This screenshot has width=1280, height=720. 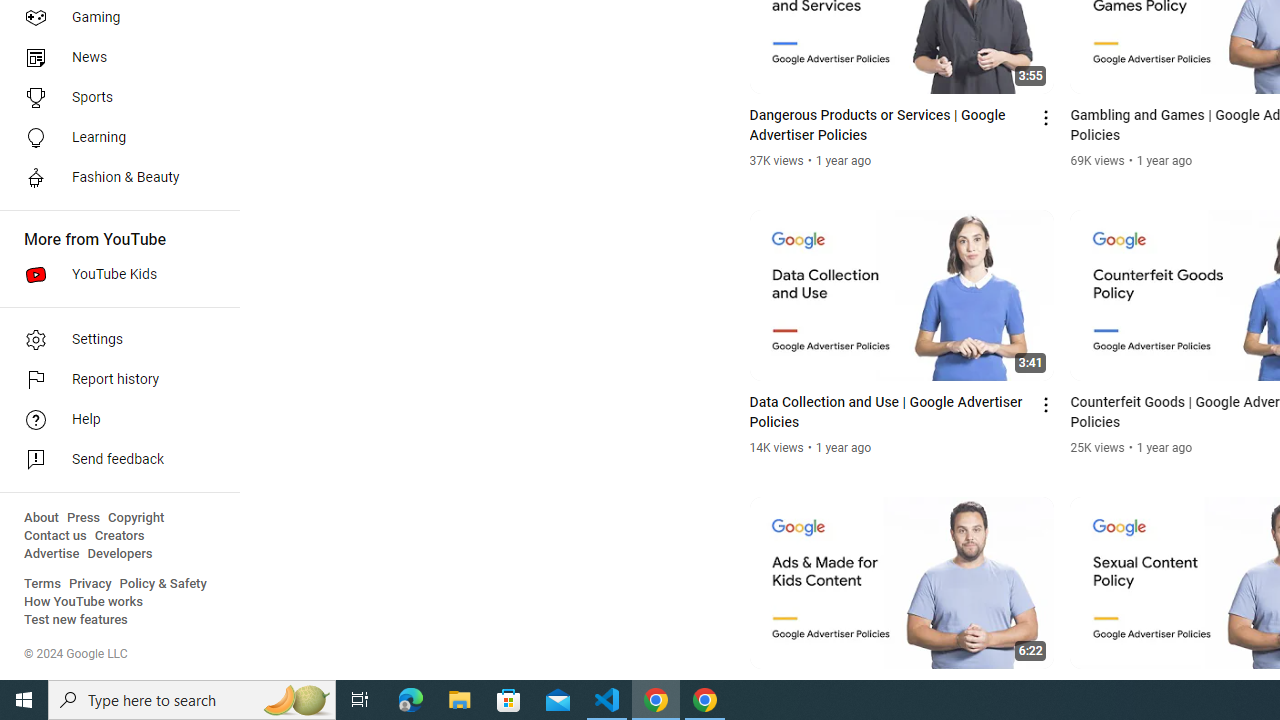 I want to click on 'Send feedback', so click(x=112, y=460).